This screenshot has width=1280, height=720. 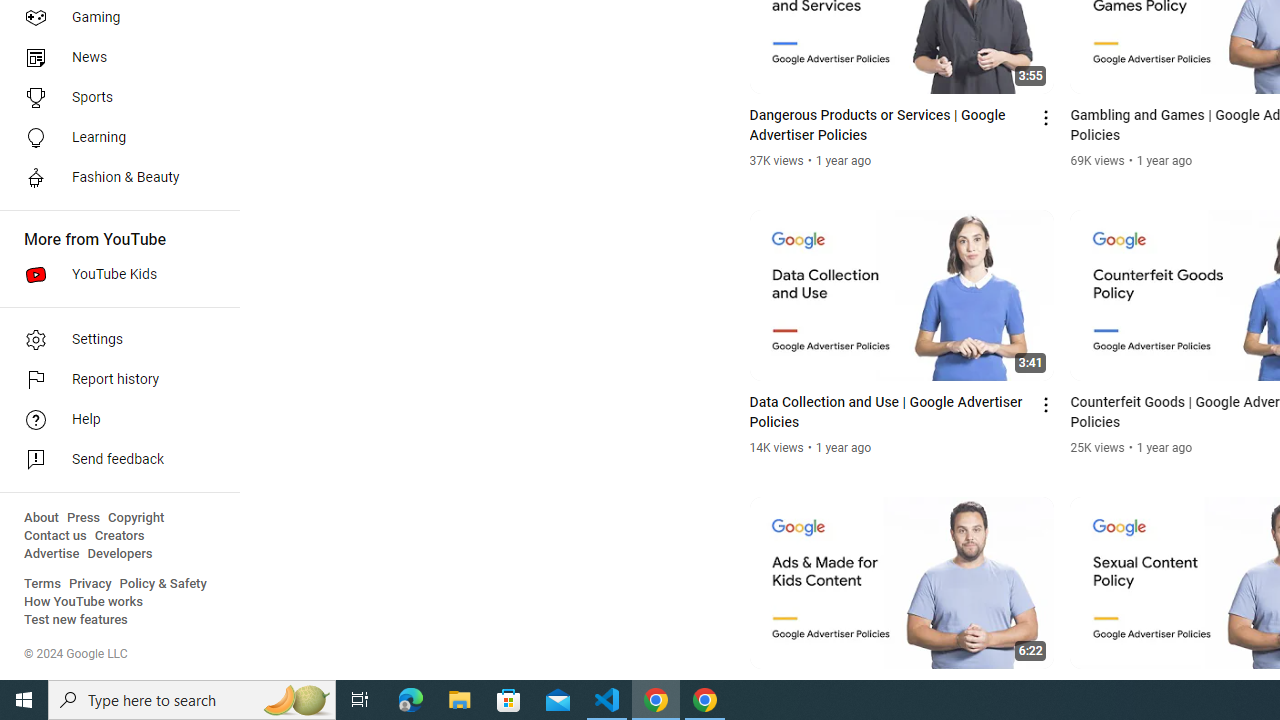 I want to click on 'Send feedback', so click(x=112, y=460).